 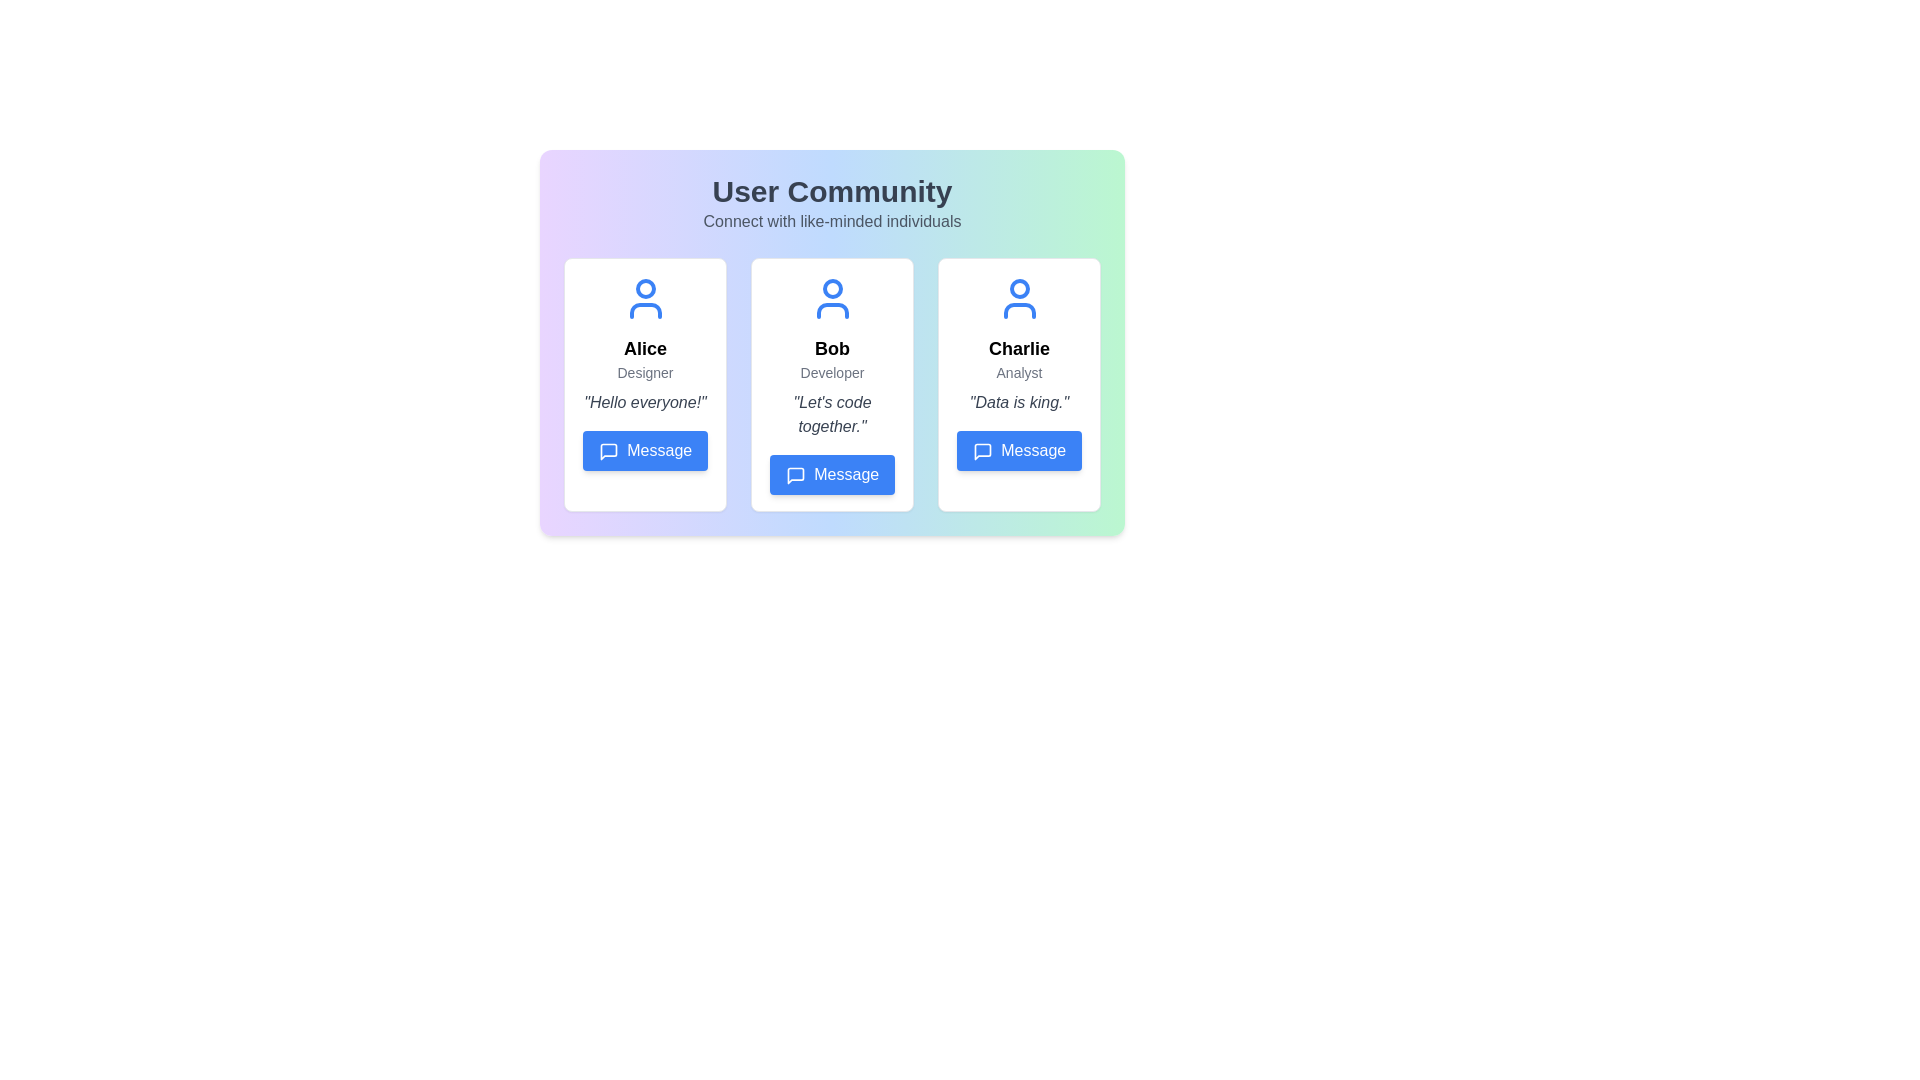 What do you see at coordinates (832, 289) in the screenshot?
I see `the transparent SVG Circle element that outlines the middle user icon for 'Bob' in the user list section` at bounding box center [832, 289].